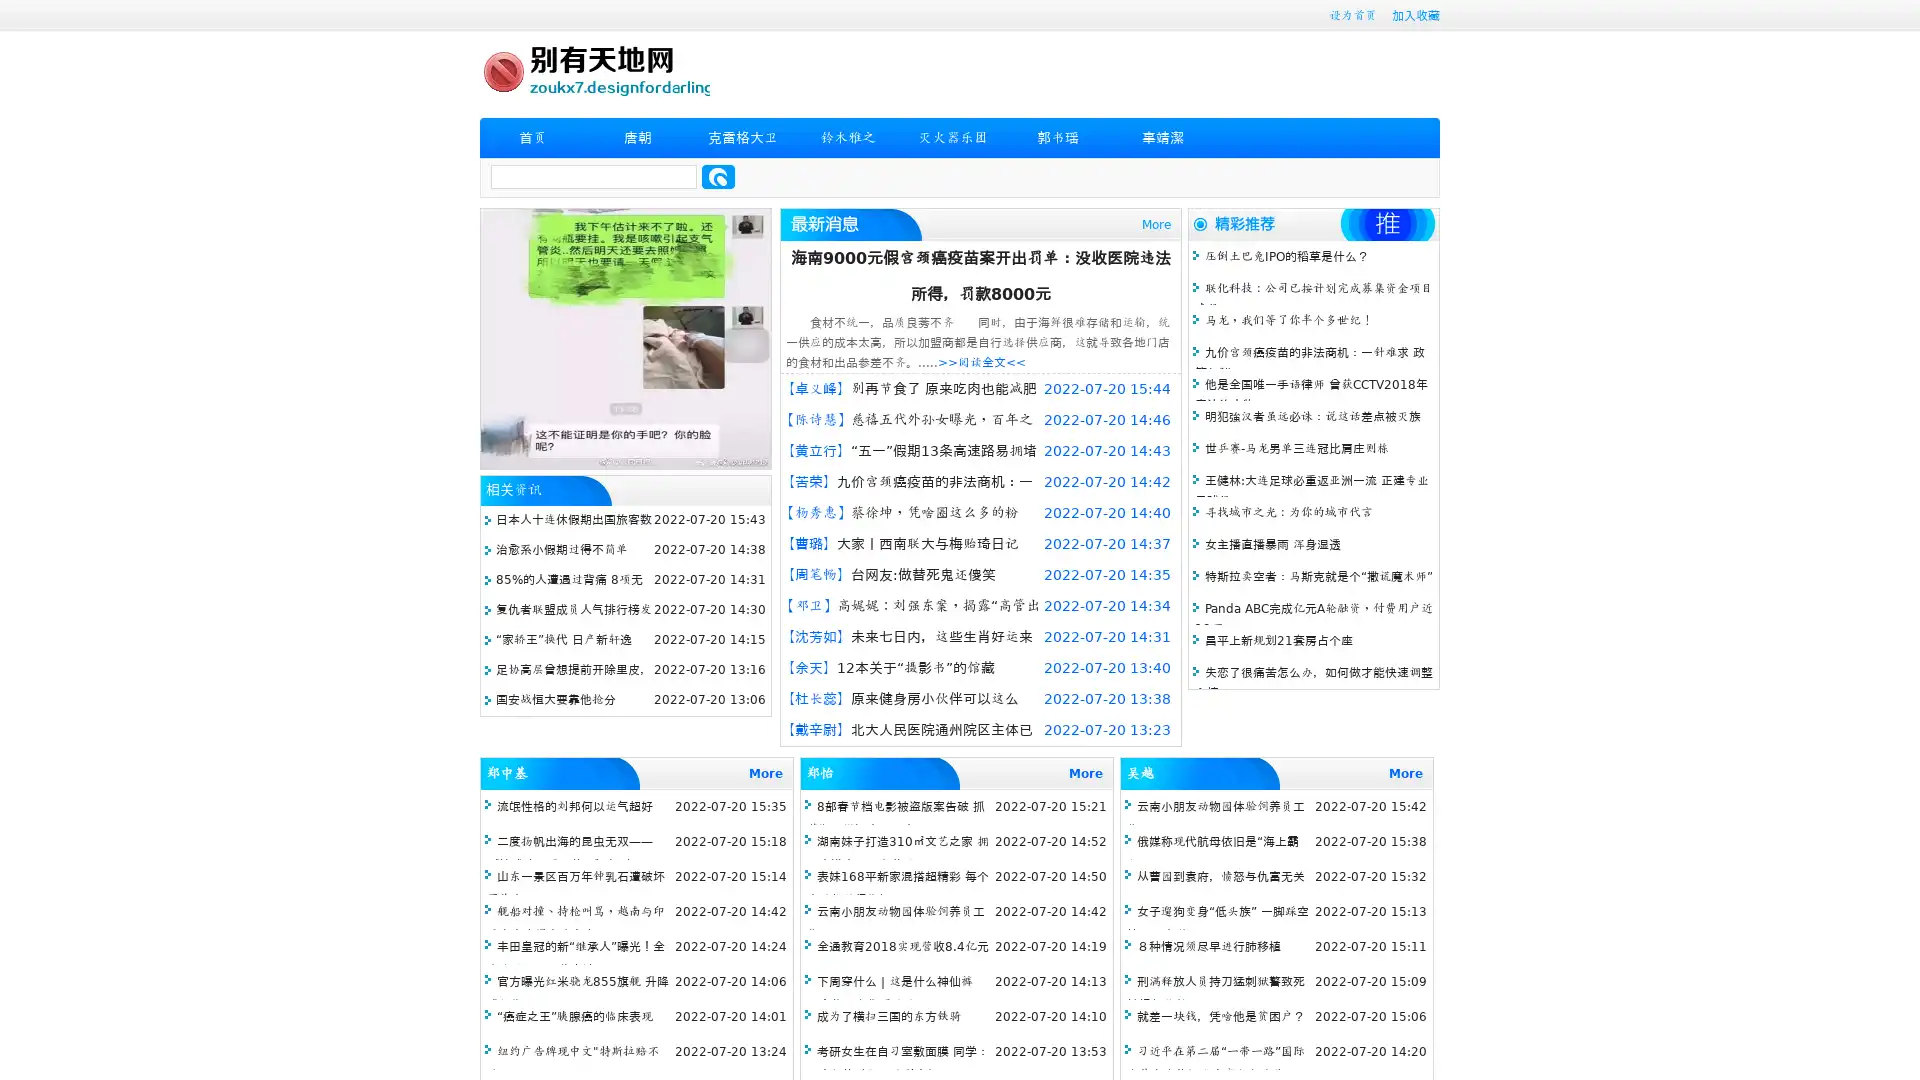  I want to click on Search, so click(718, 176).